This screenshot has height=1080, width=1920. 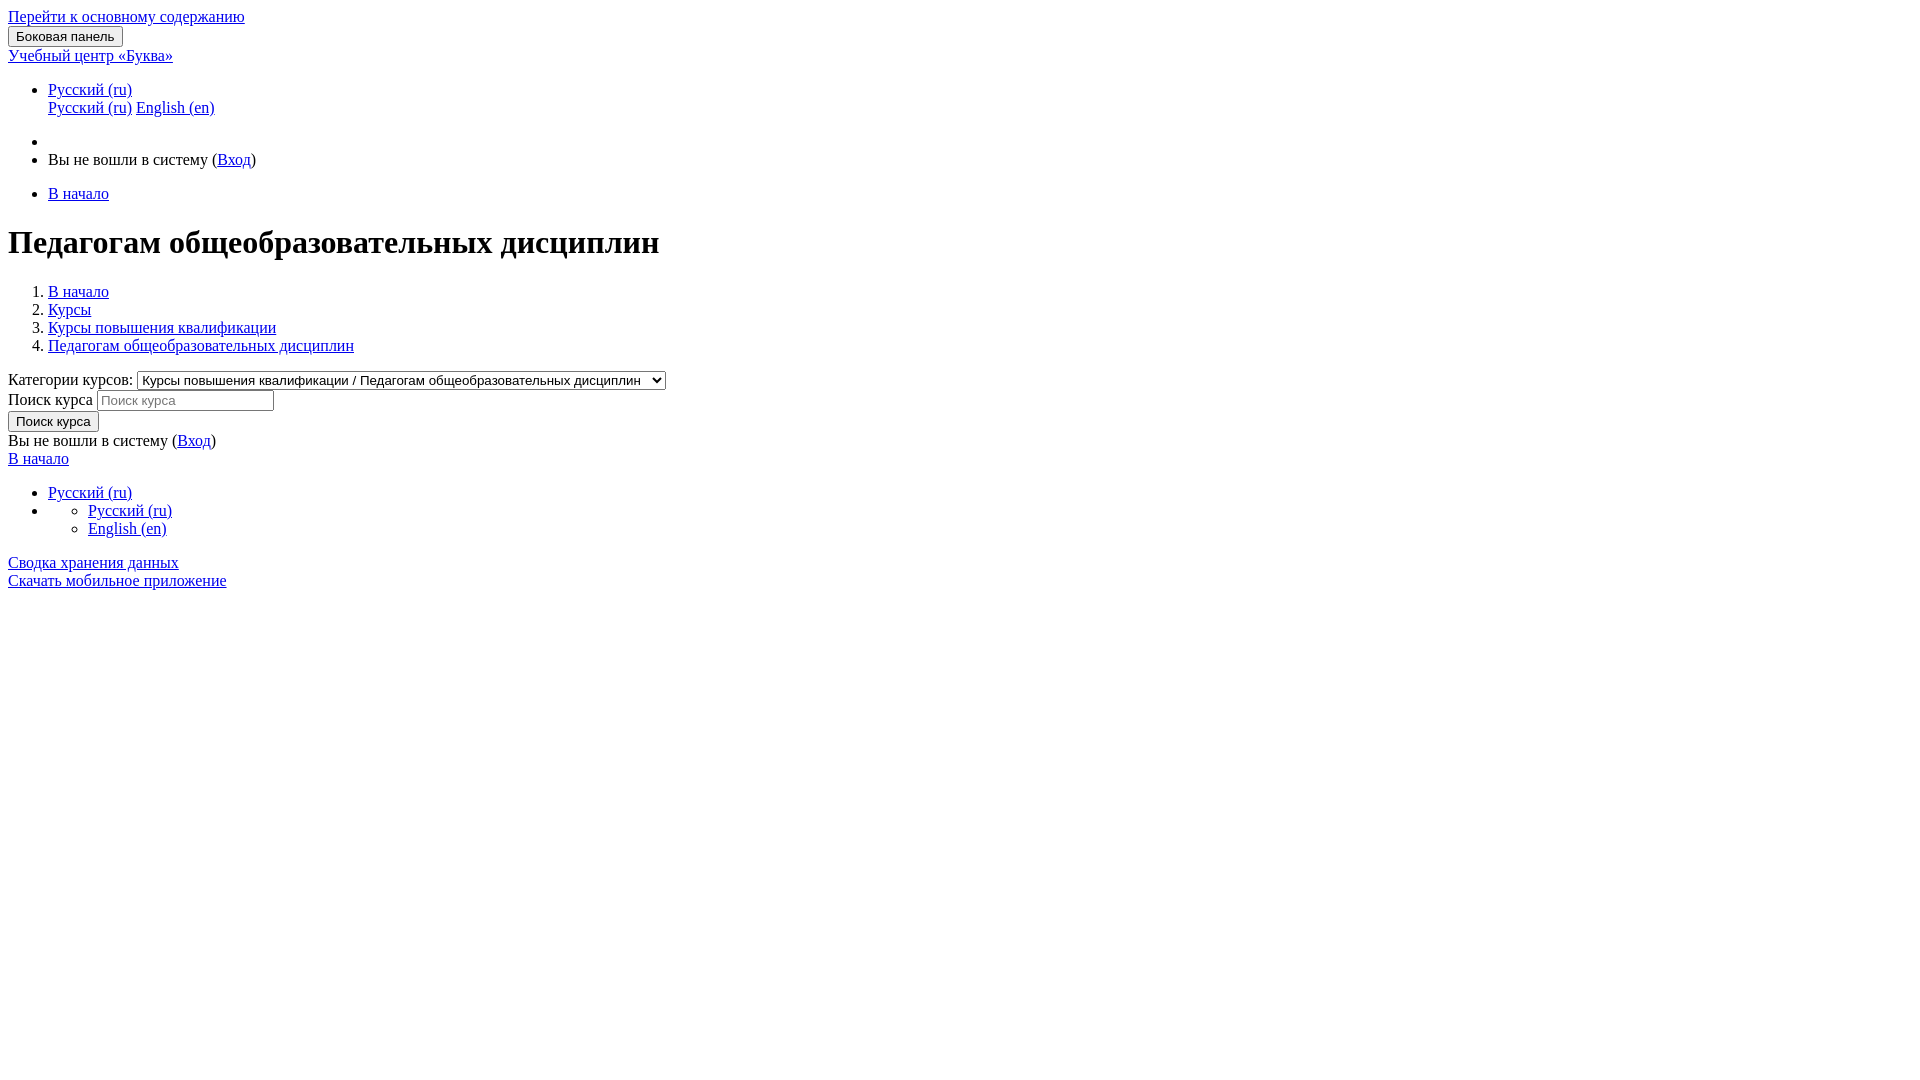 I want to click on 'English (en)', so click(x=86, y=527).